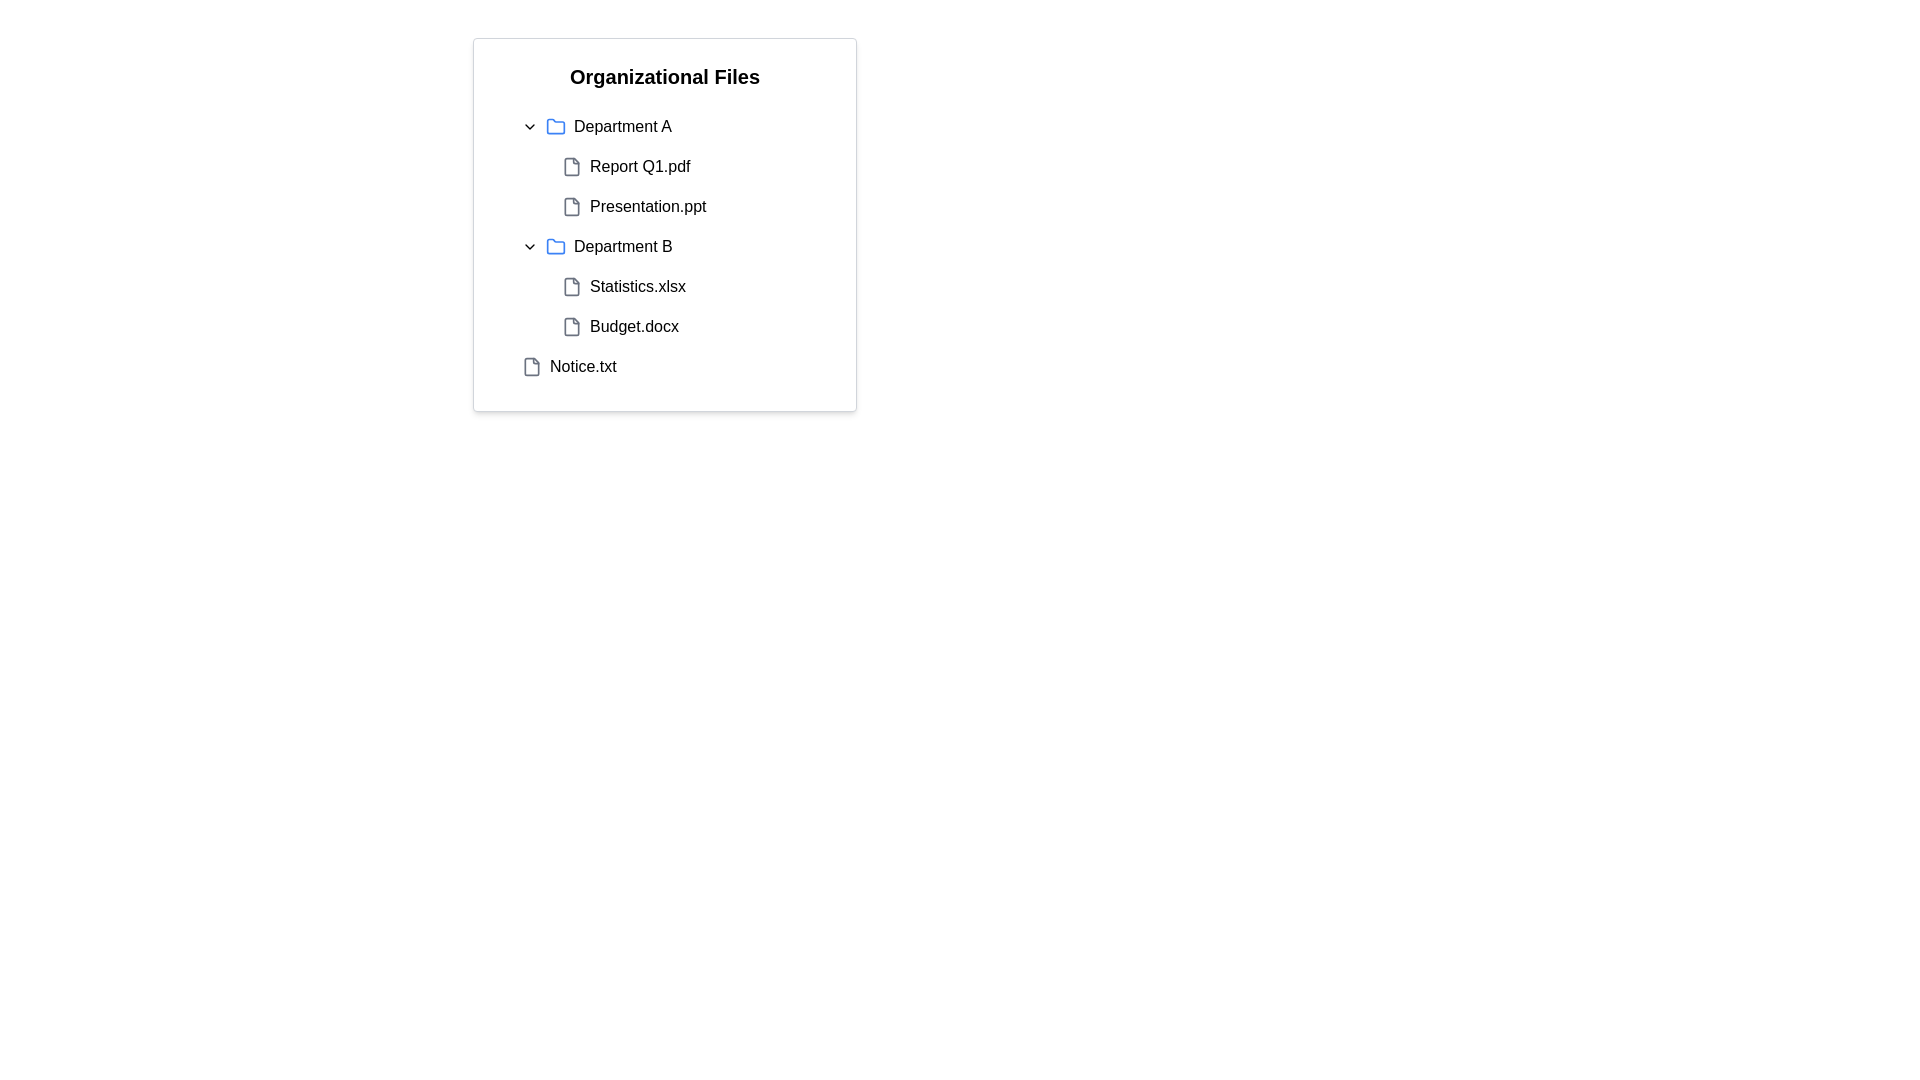 This screenshot has width=1920, height=1080. I want to click on the clickable list item labeled 'Budget.docx' located under the 'Department B' folder, which is the second entry below 'Statistics.xlsx', so click(685, 326).